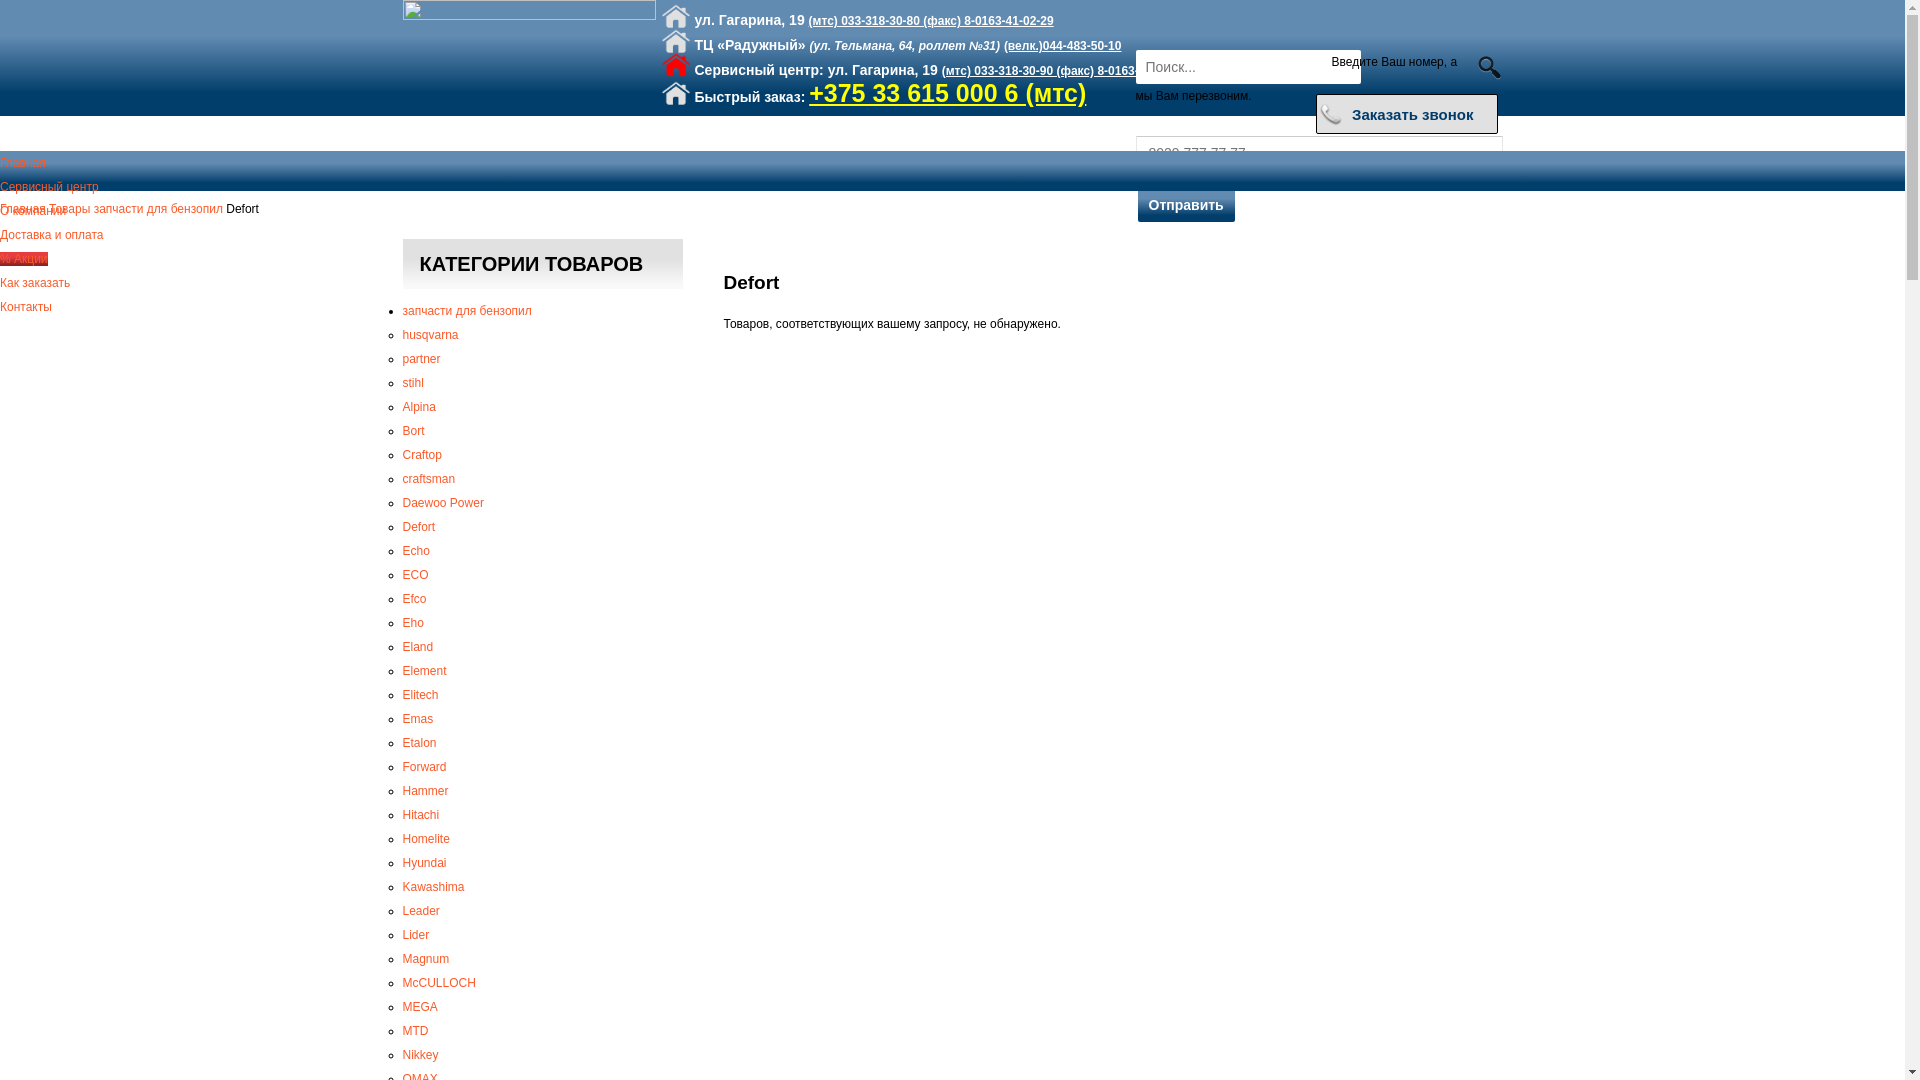 This screenshot has width=1920, height=1080. I want to click on 'Leader', so click(419, 910).